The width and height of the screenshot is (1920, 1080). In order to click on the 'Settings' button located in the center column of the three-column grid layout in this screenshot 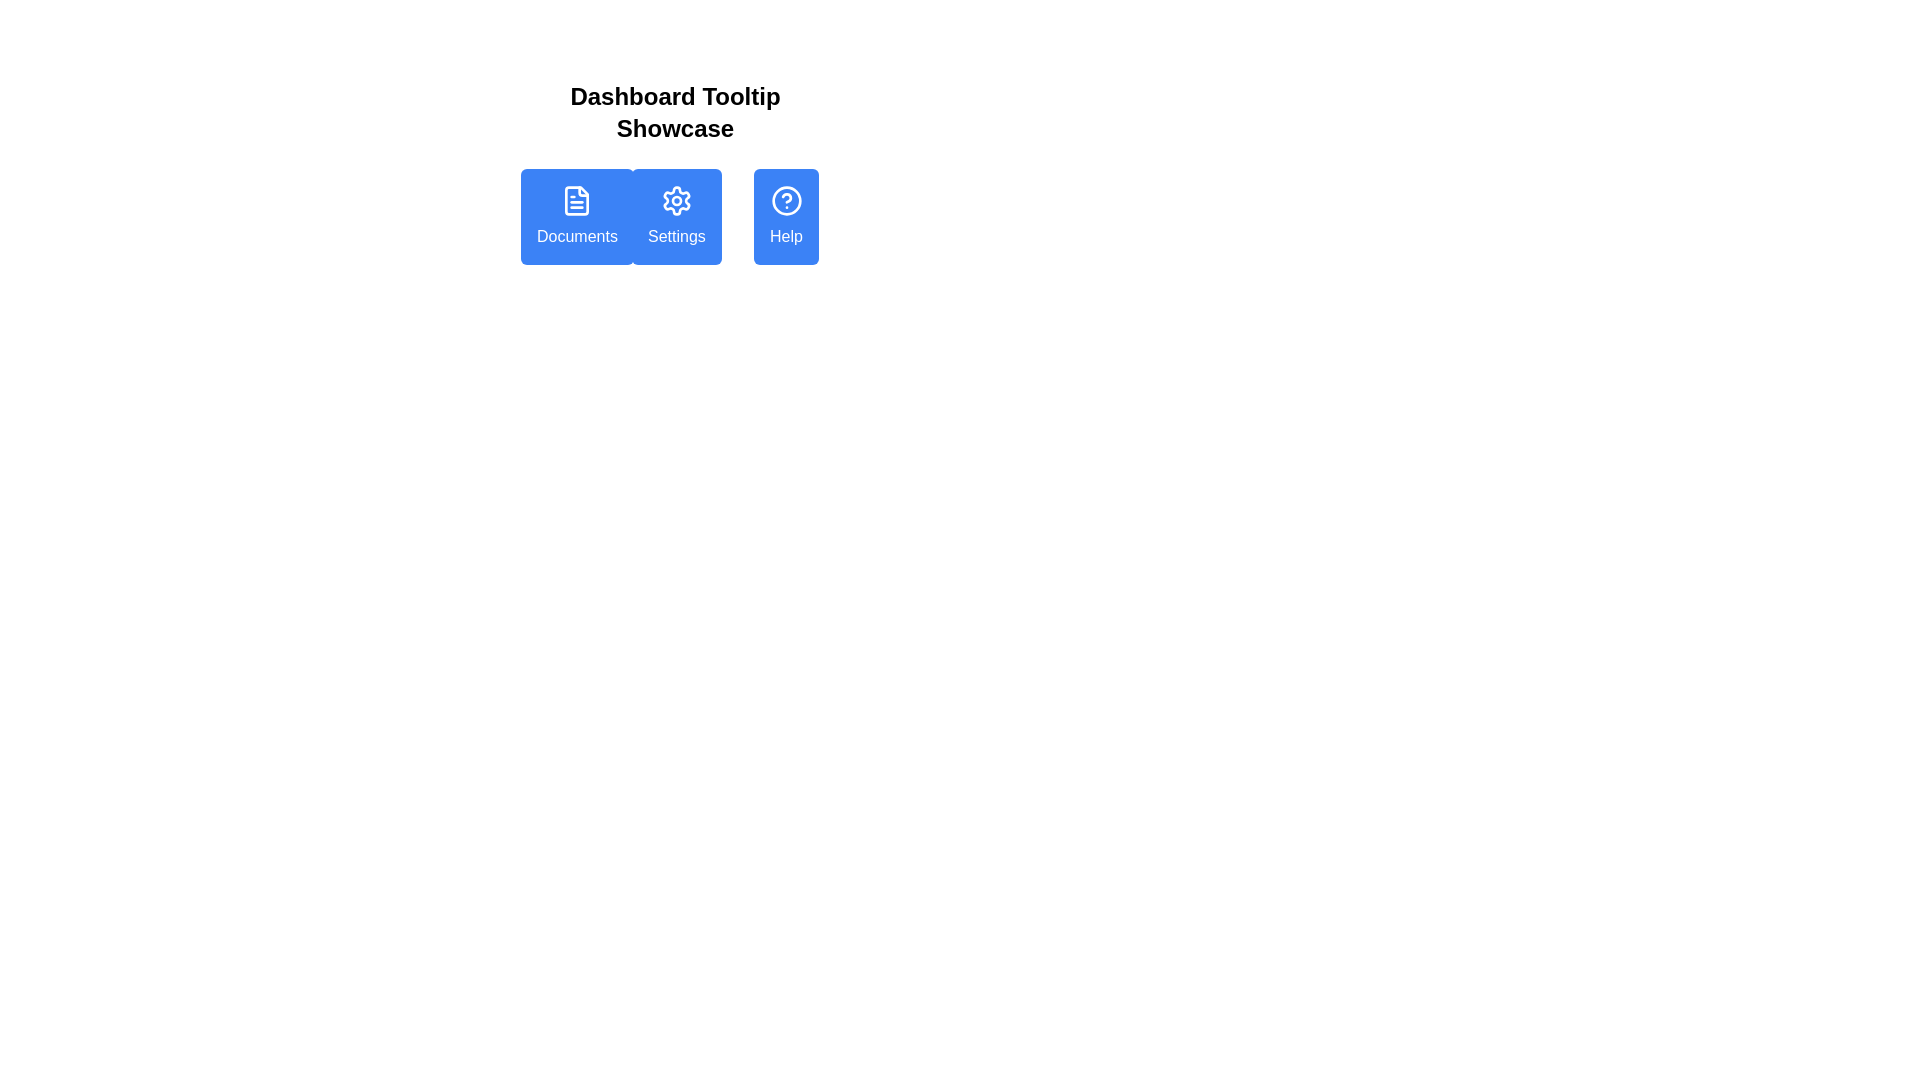, I will do `click(675, 216)`.